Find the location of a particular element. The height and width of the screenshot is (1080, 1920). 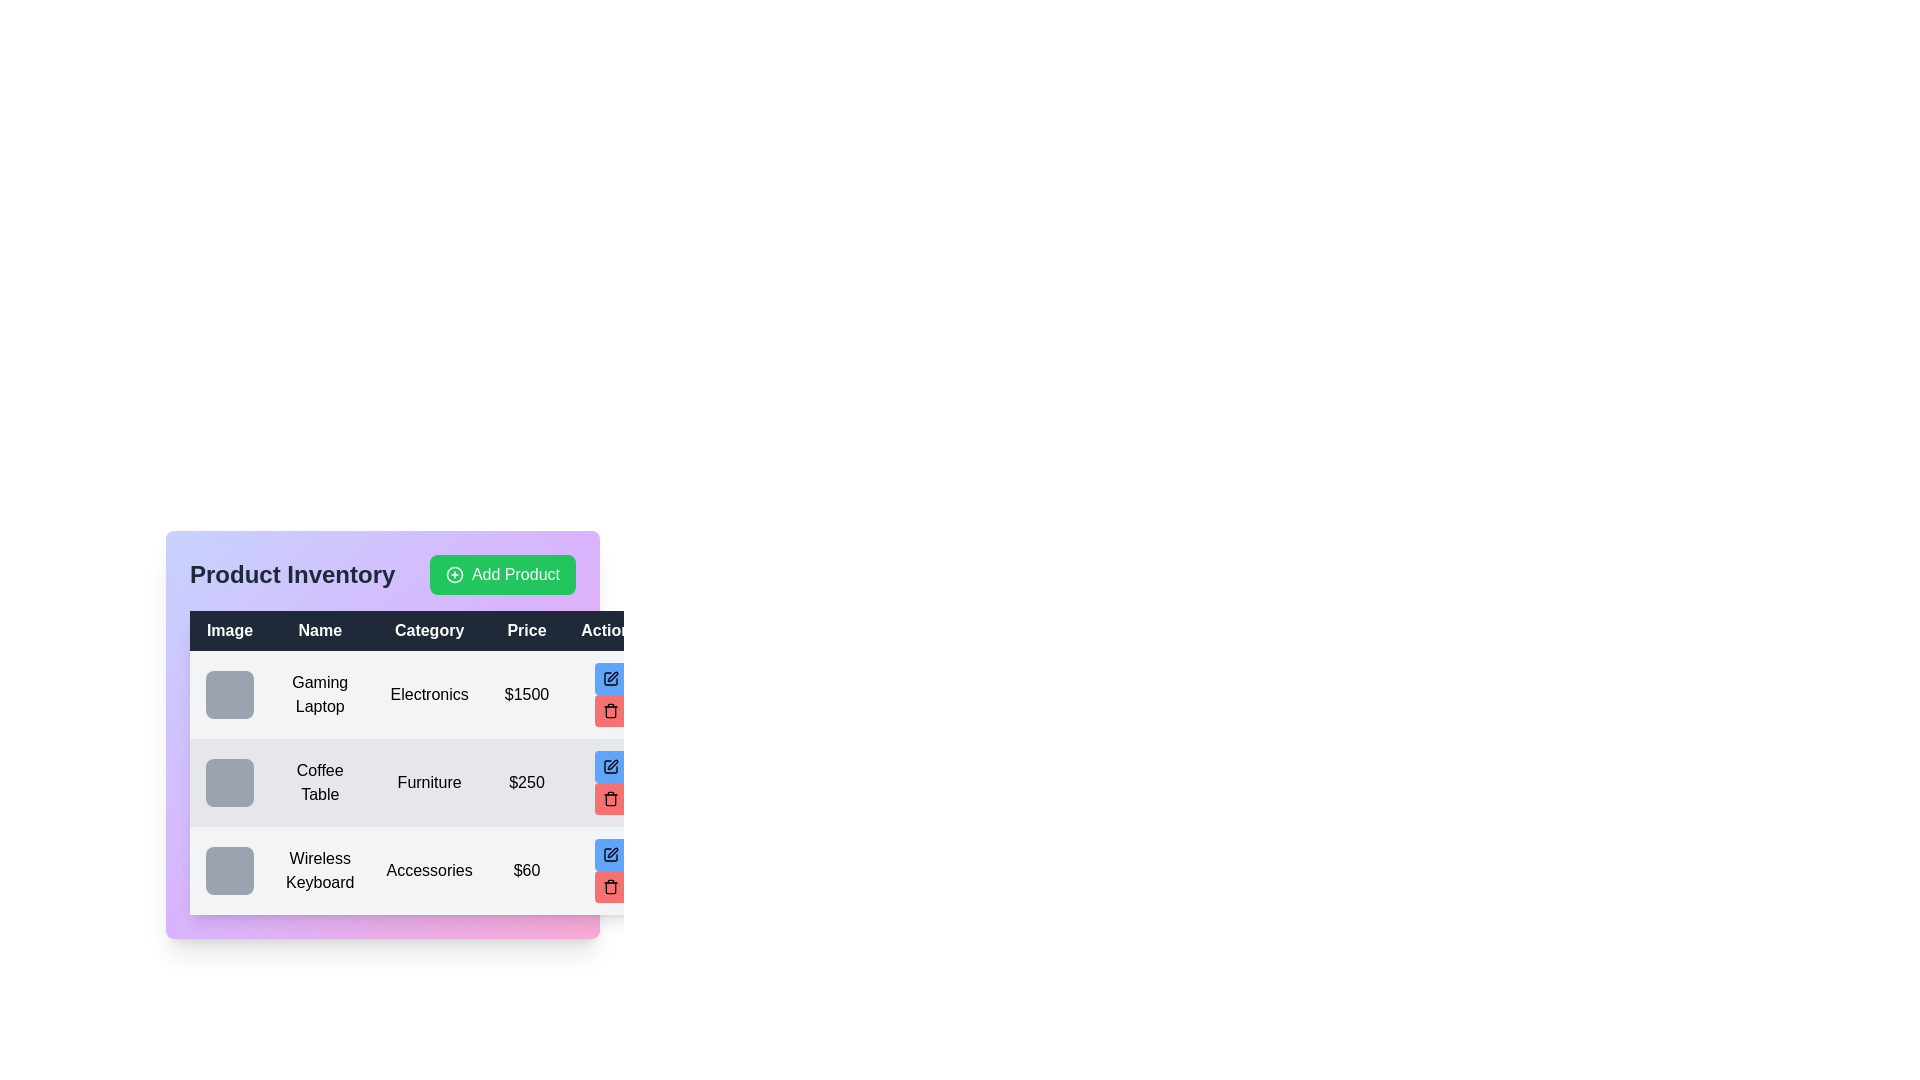

the static text label identifying the product name 'Coffee Table' located in the second row under the 'Name' column of the table is located at coordinates (320, 782).